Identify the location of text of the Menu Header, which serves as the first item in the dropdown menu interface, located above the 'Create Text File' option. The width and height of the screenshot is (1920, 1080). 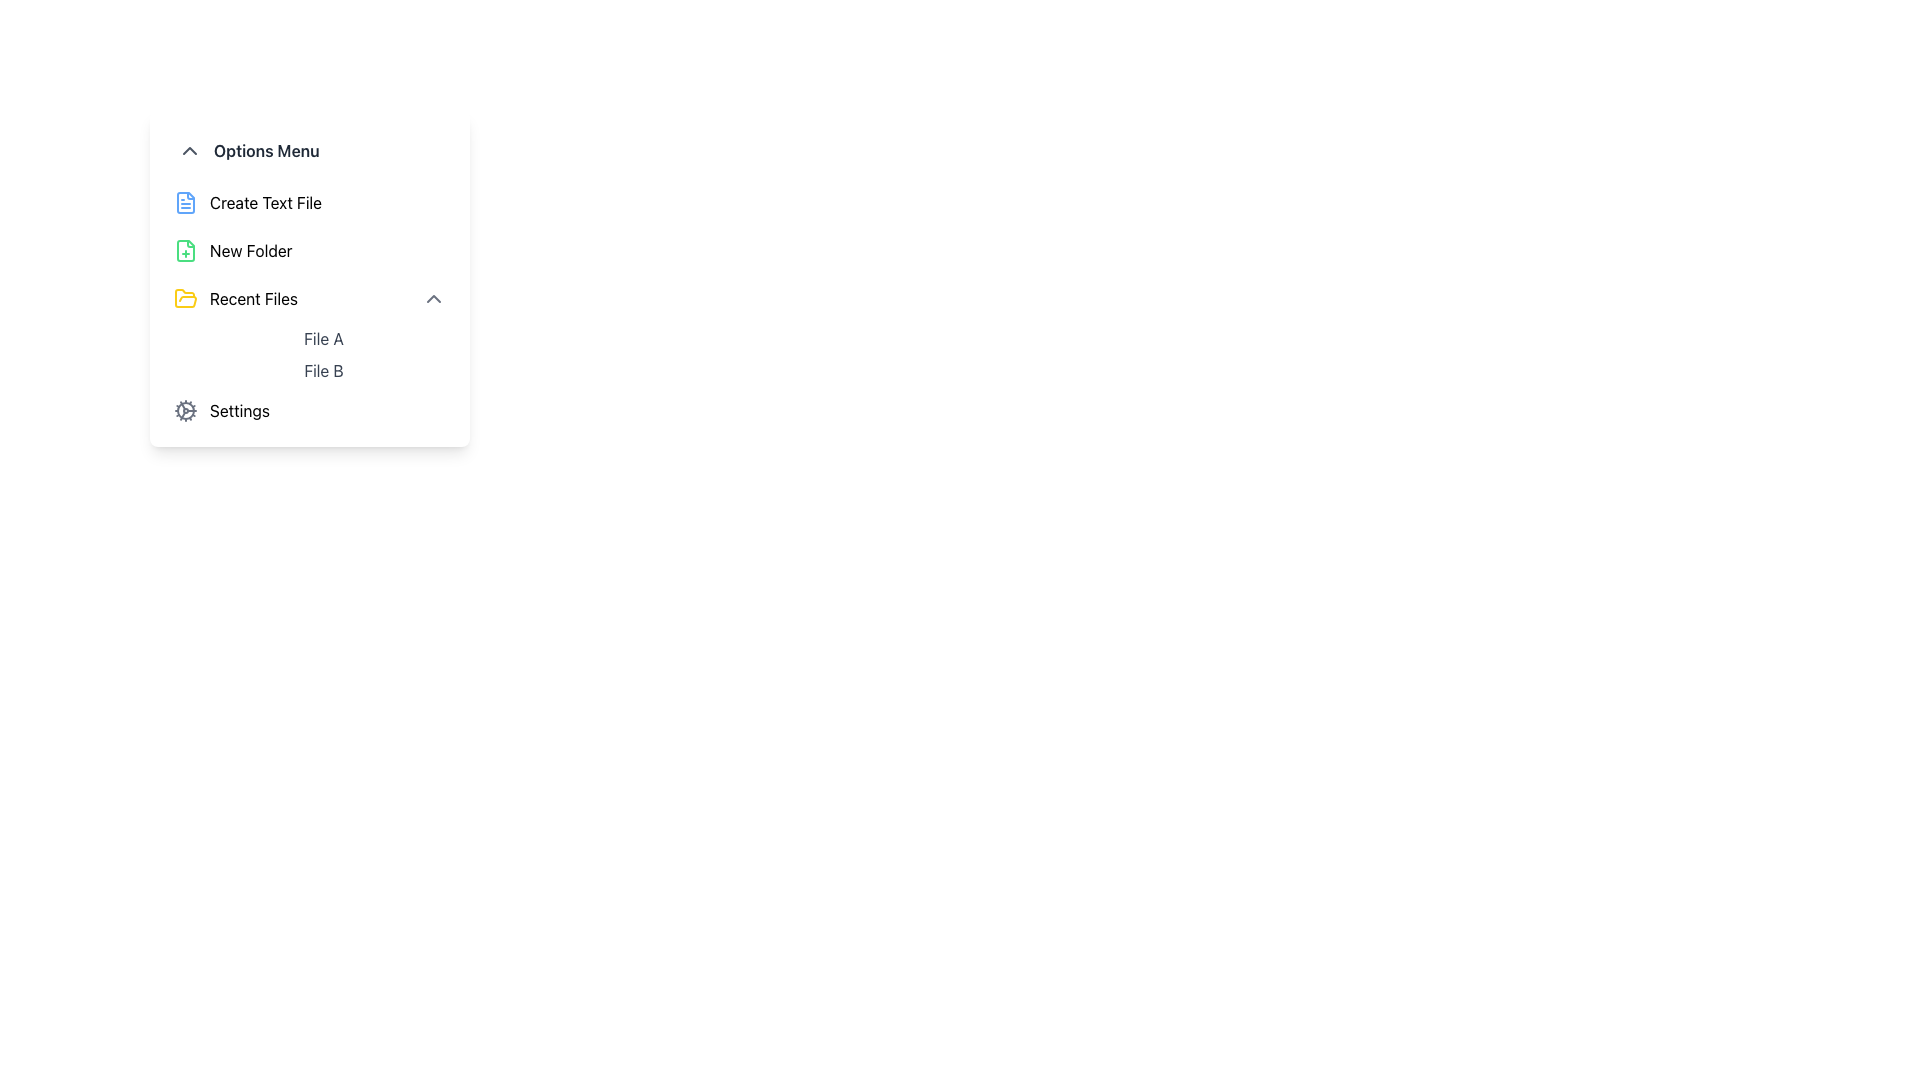
(309, 149).